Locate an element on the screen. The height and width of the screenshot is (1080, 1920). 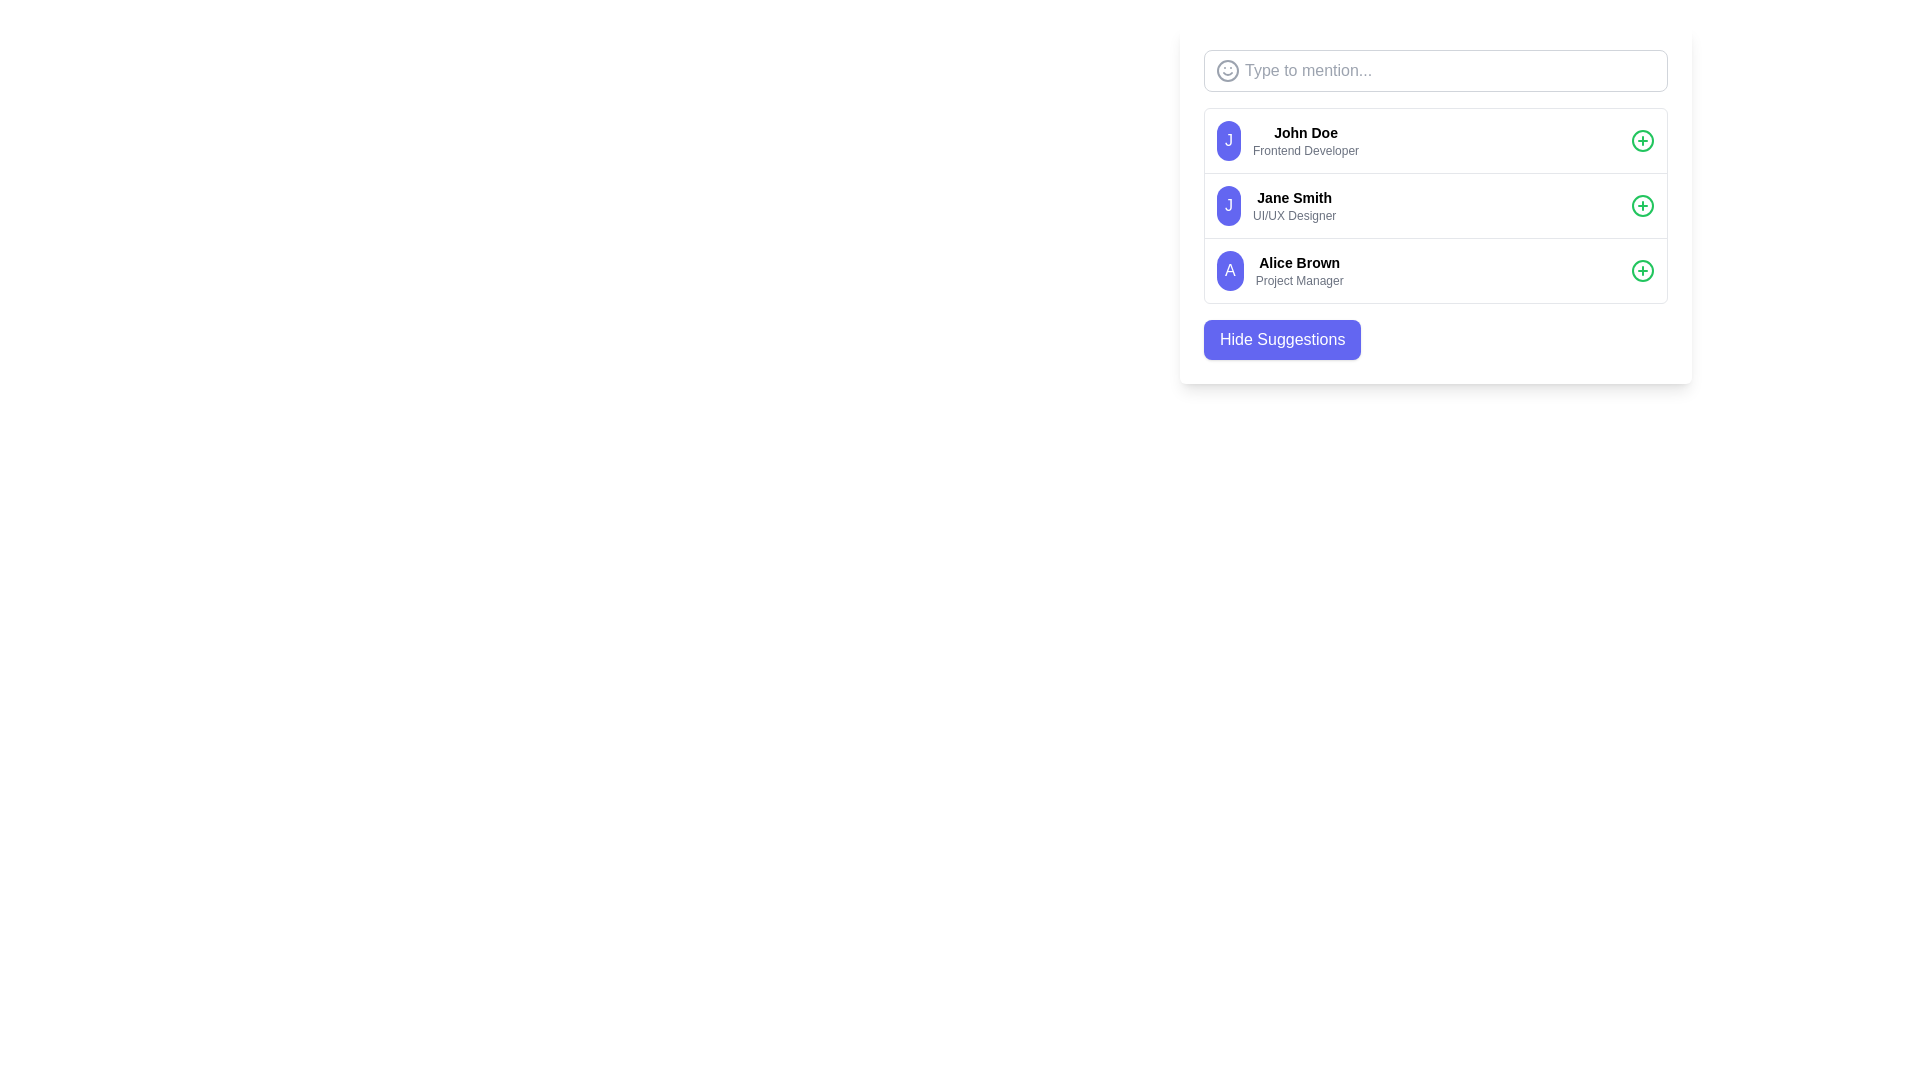
the second user card in the list displaying information about 'Jane Smith' is located at coordinates (1434, 204).